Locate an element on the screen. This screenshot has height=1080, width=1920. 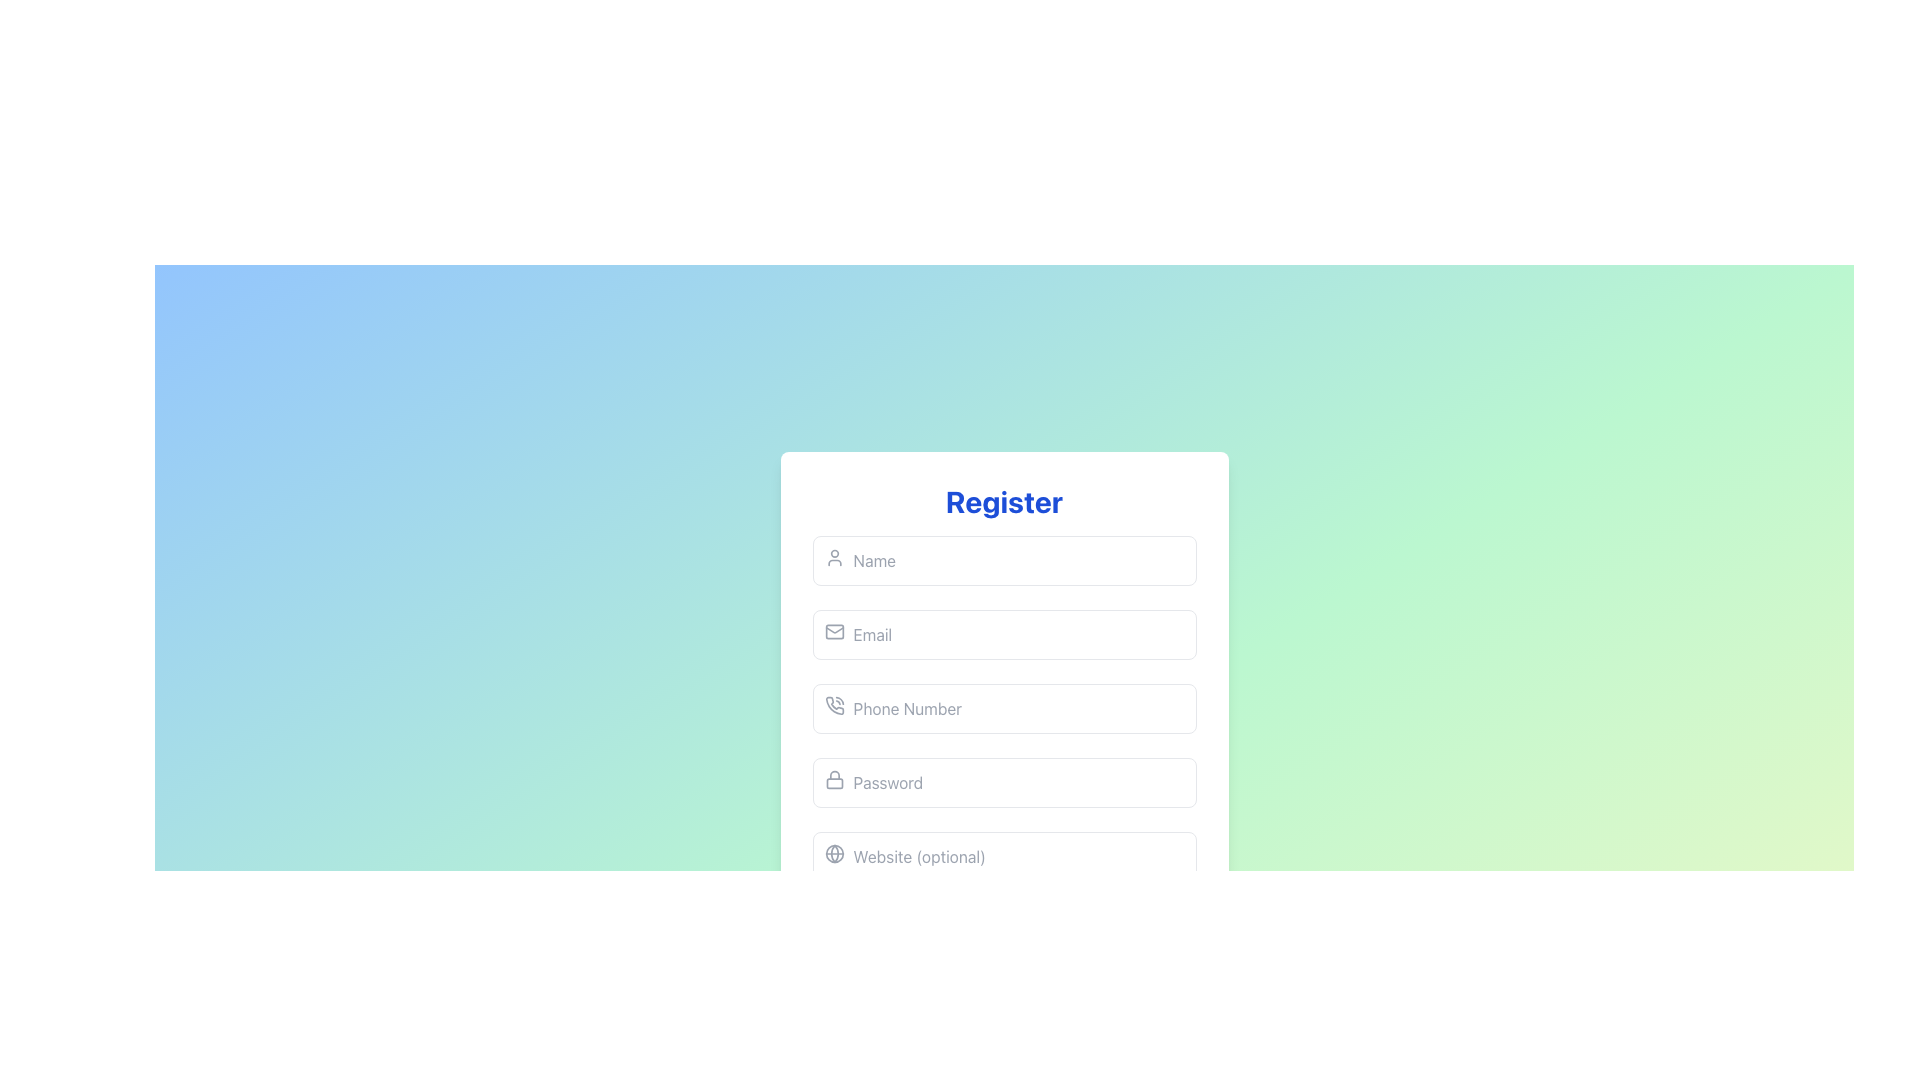
the icon that visually indicates a website, positioned to the left of the 'Website (optional)' input field is located at coordinates (834, 853).